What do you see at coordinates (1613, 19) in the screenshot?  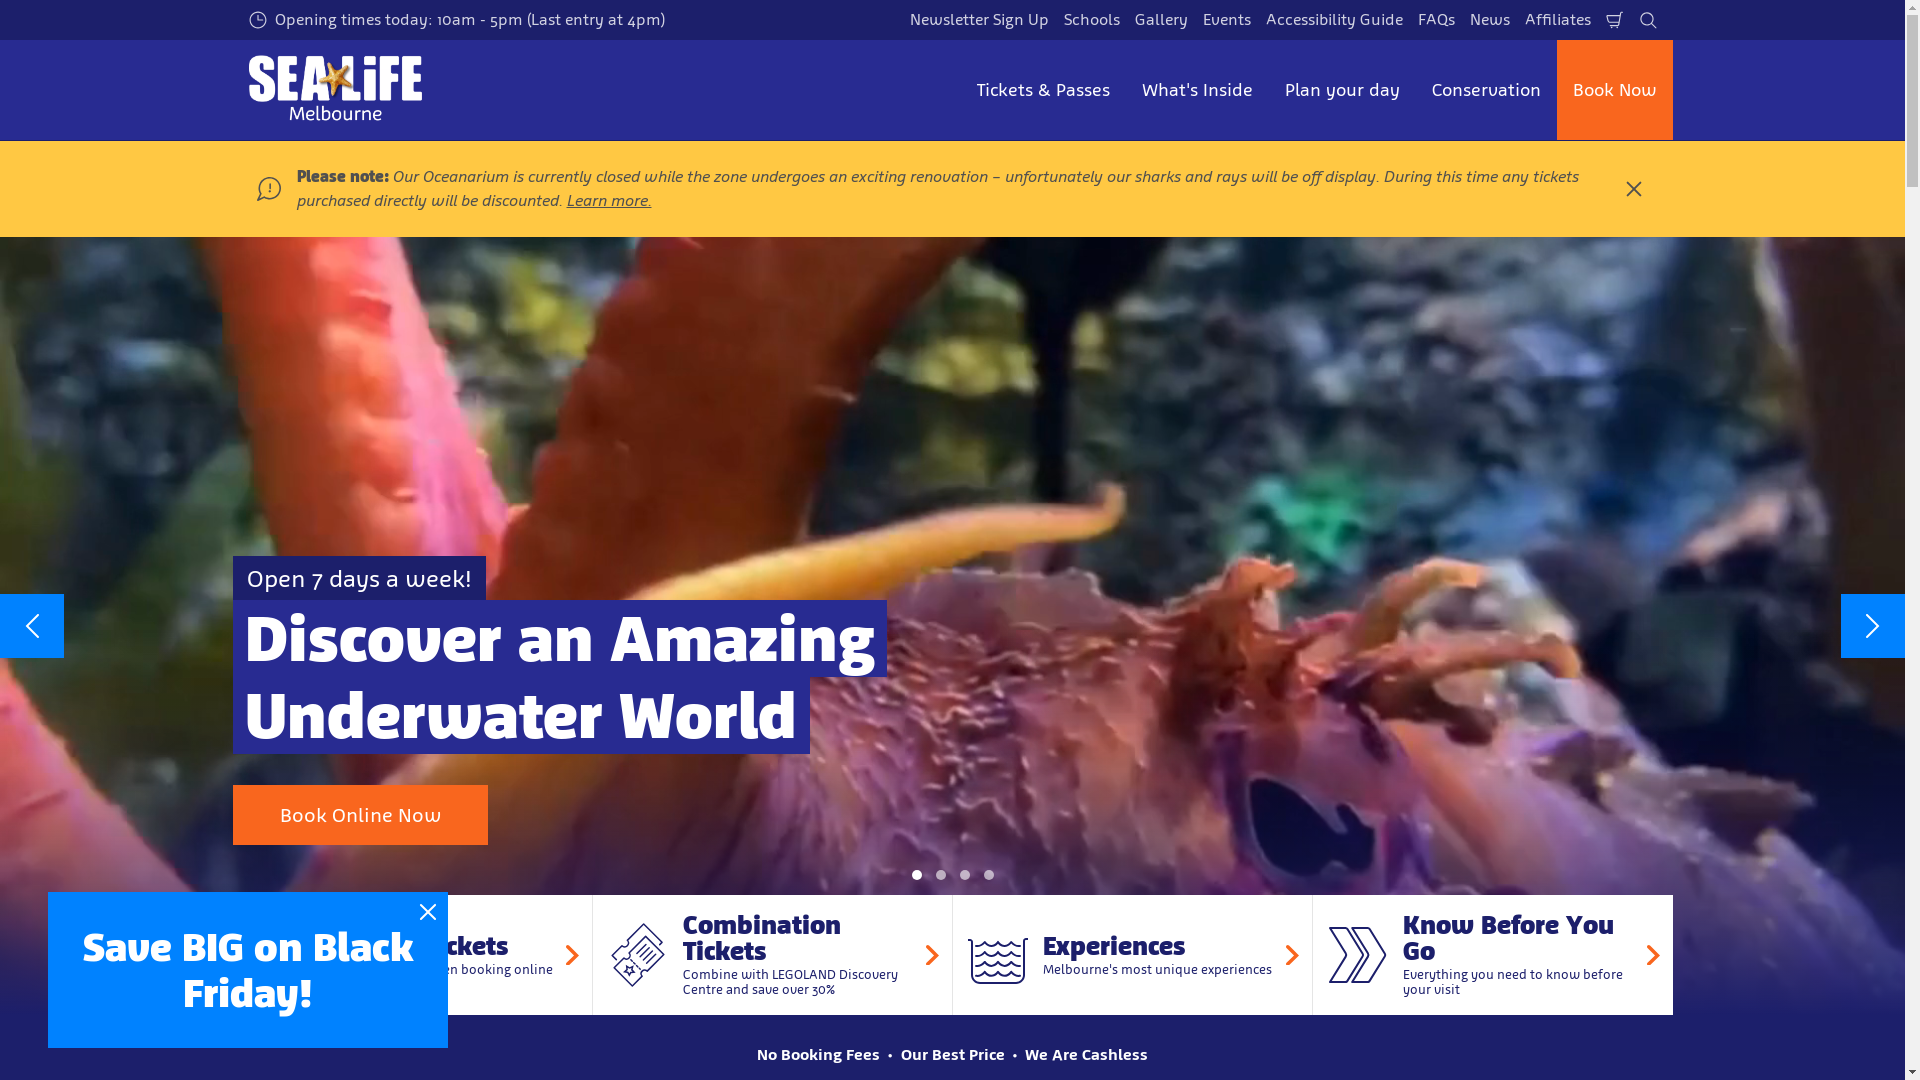 I see `'Shopping Cart'` at bounding box center [1613, 19].